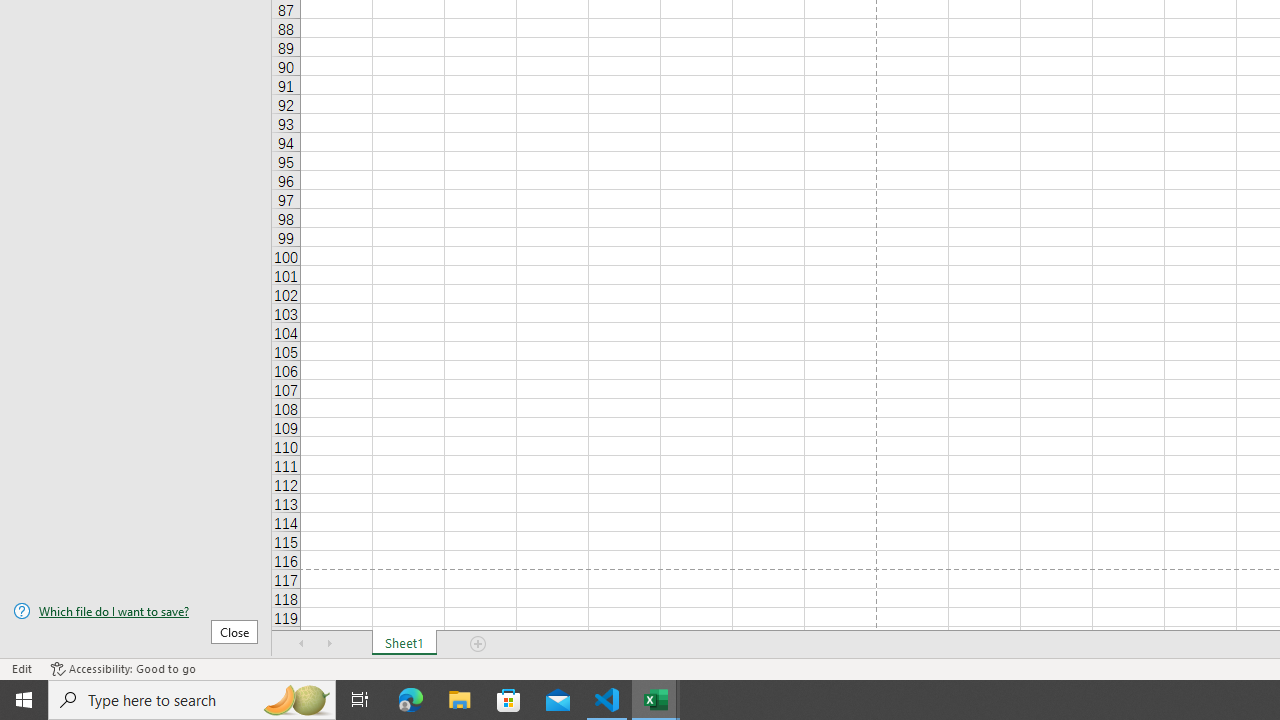  What do you see at coordinates (301, 644) in the screenshot?
I see `'Scroll Left'` at bounding box center [301, 644].